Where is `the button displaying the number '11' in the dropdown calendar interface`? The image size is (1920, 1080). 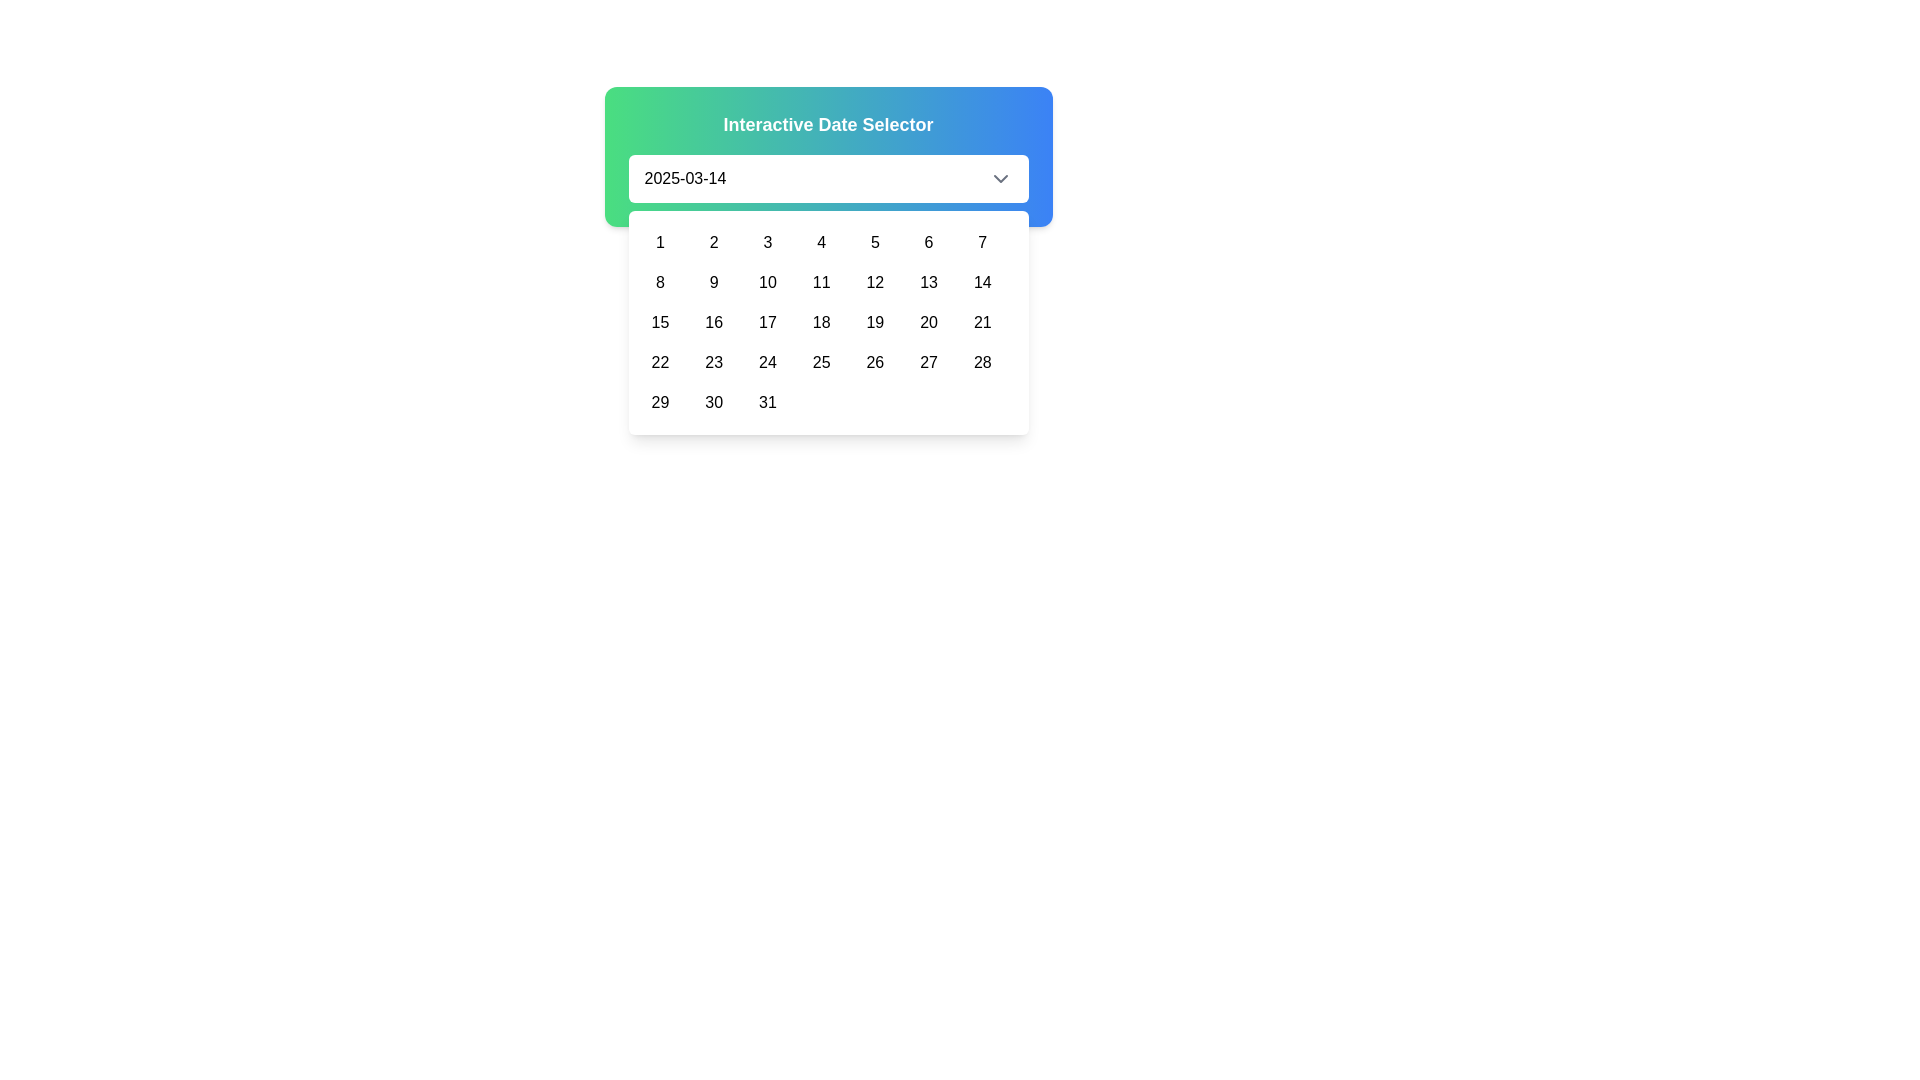 the button displaying the number '11' in the dropdown calendar interface is located at coordinates (821, 282).